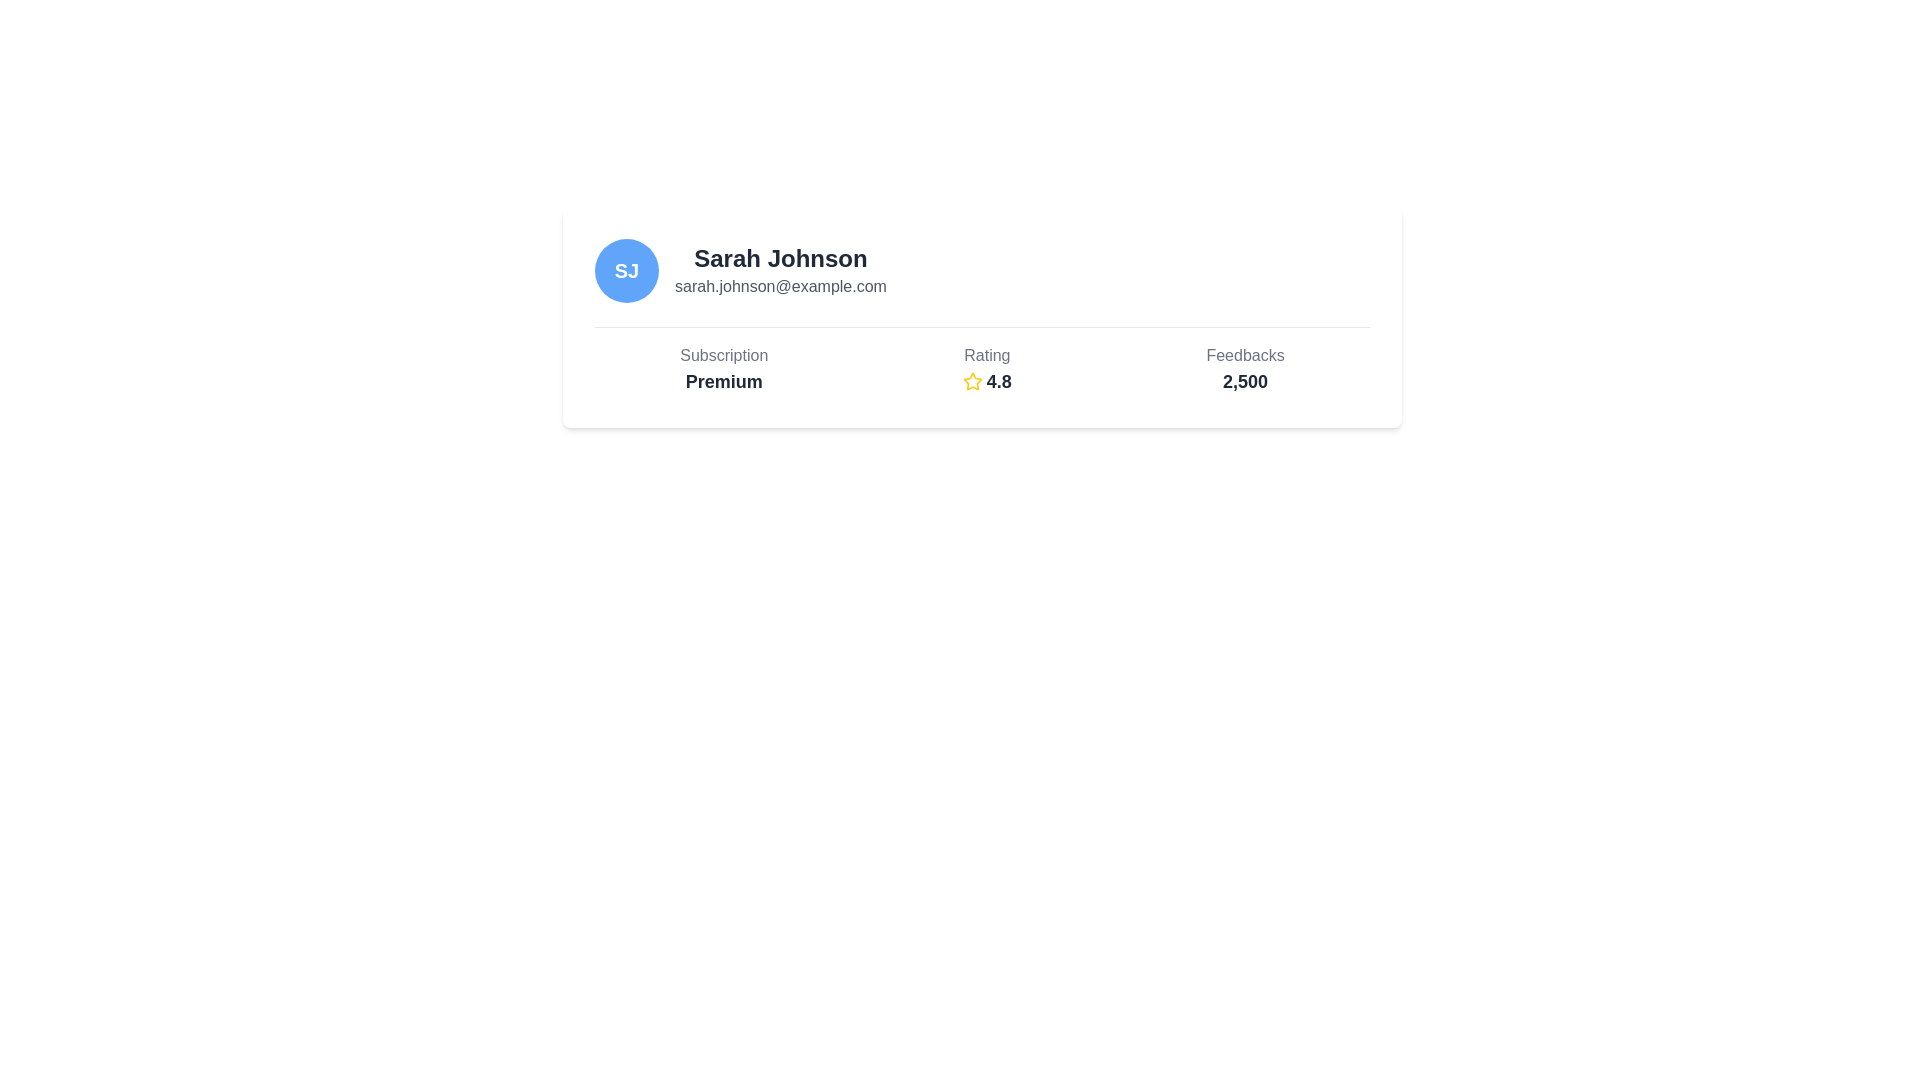 The image size is (1920, 1080). I want to click on the informational display group that summarizes user-related metrics such as subscription status, rating, and feedback count, located in the lower section of a white card, so click(982, 361).